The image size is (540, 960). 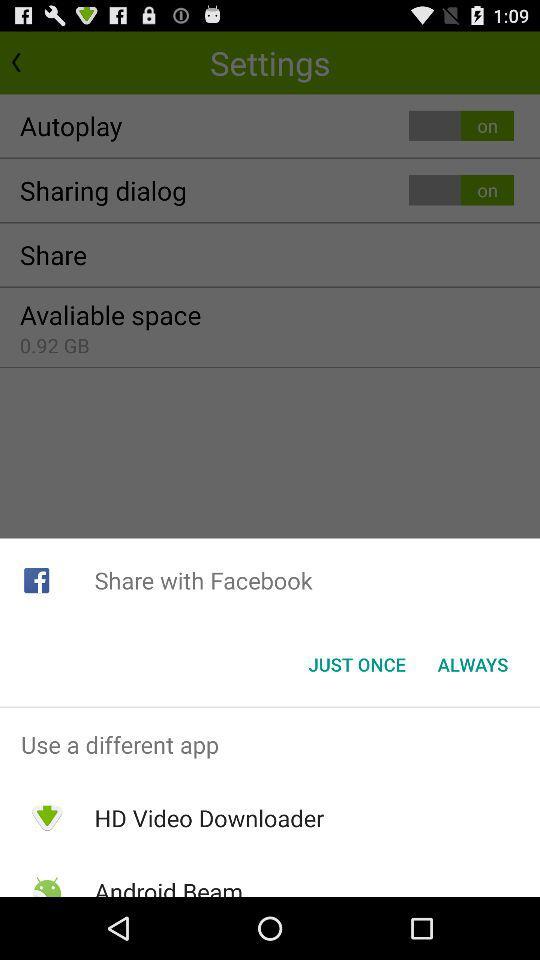 What do you see at coordinates (270, 743) in the screenshot?
I see `item above the hd video downloader icon` at bounding box center [270, 743].